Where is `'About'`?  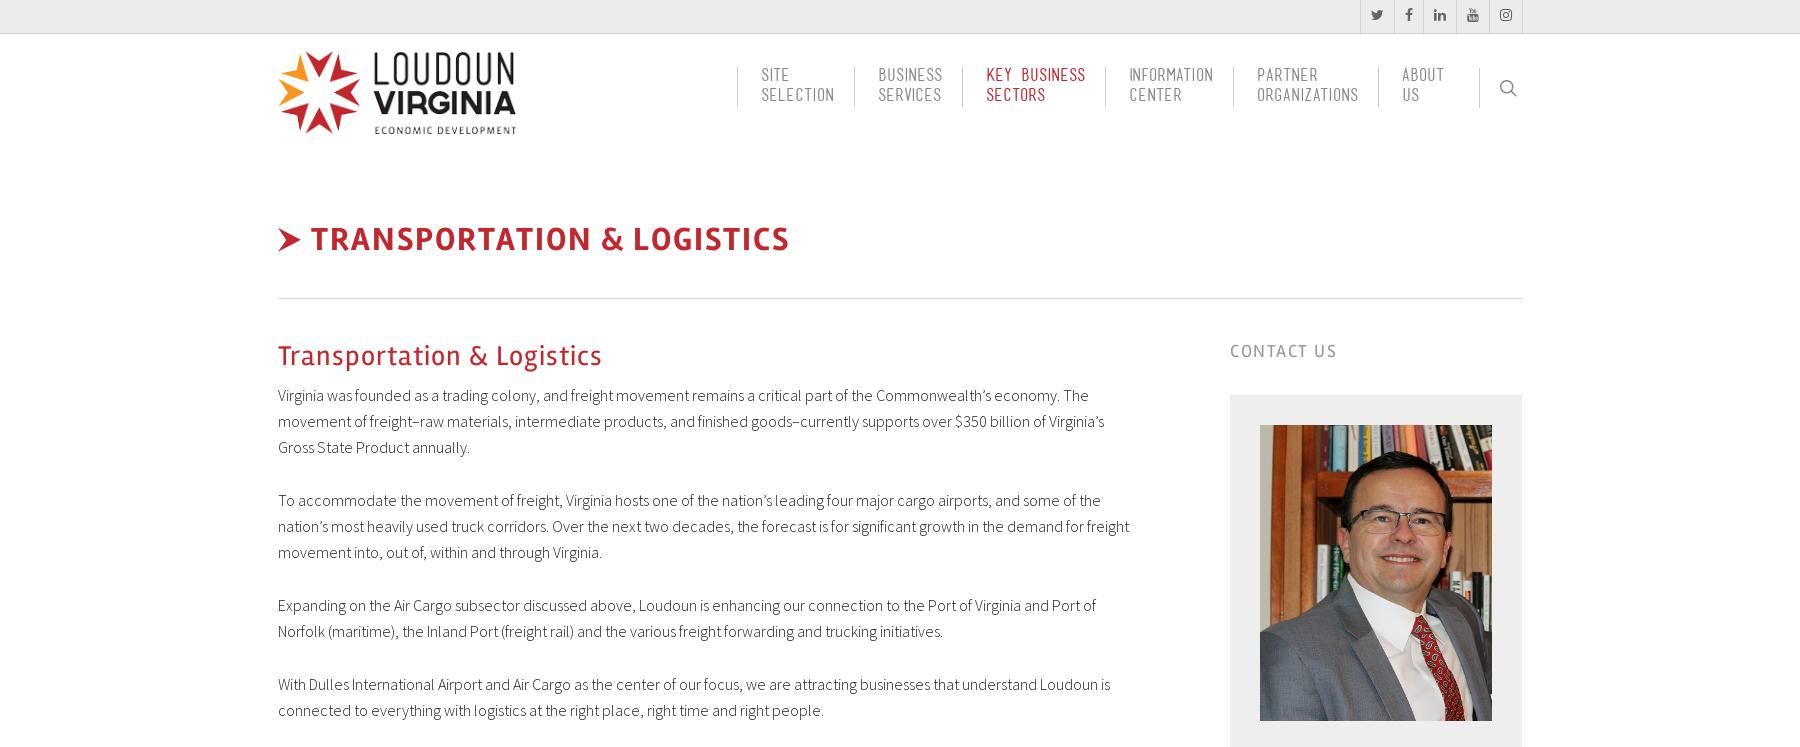 'About' is located at coordinates (1421, 79).